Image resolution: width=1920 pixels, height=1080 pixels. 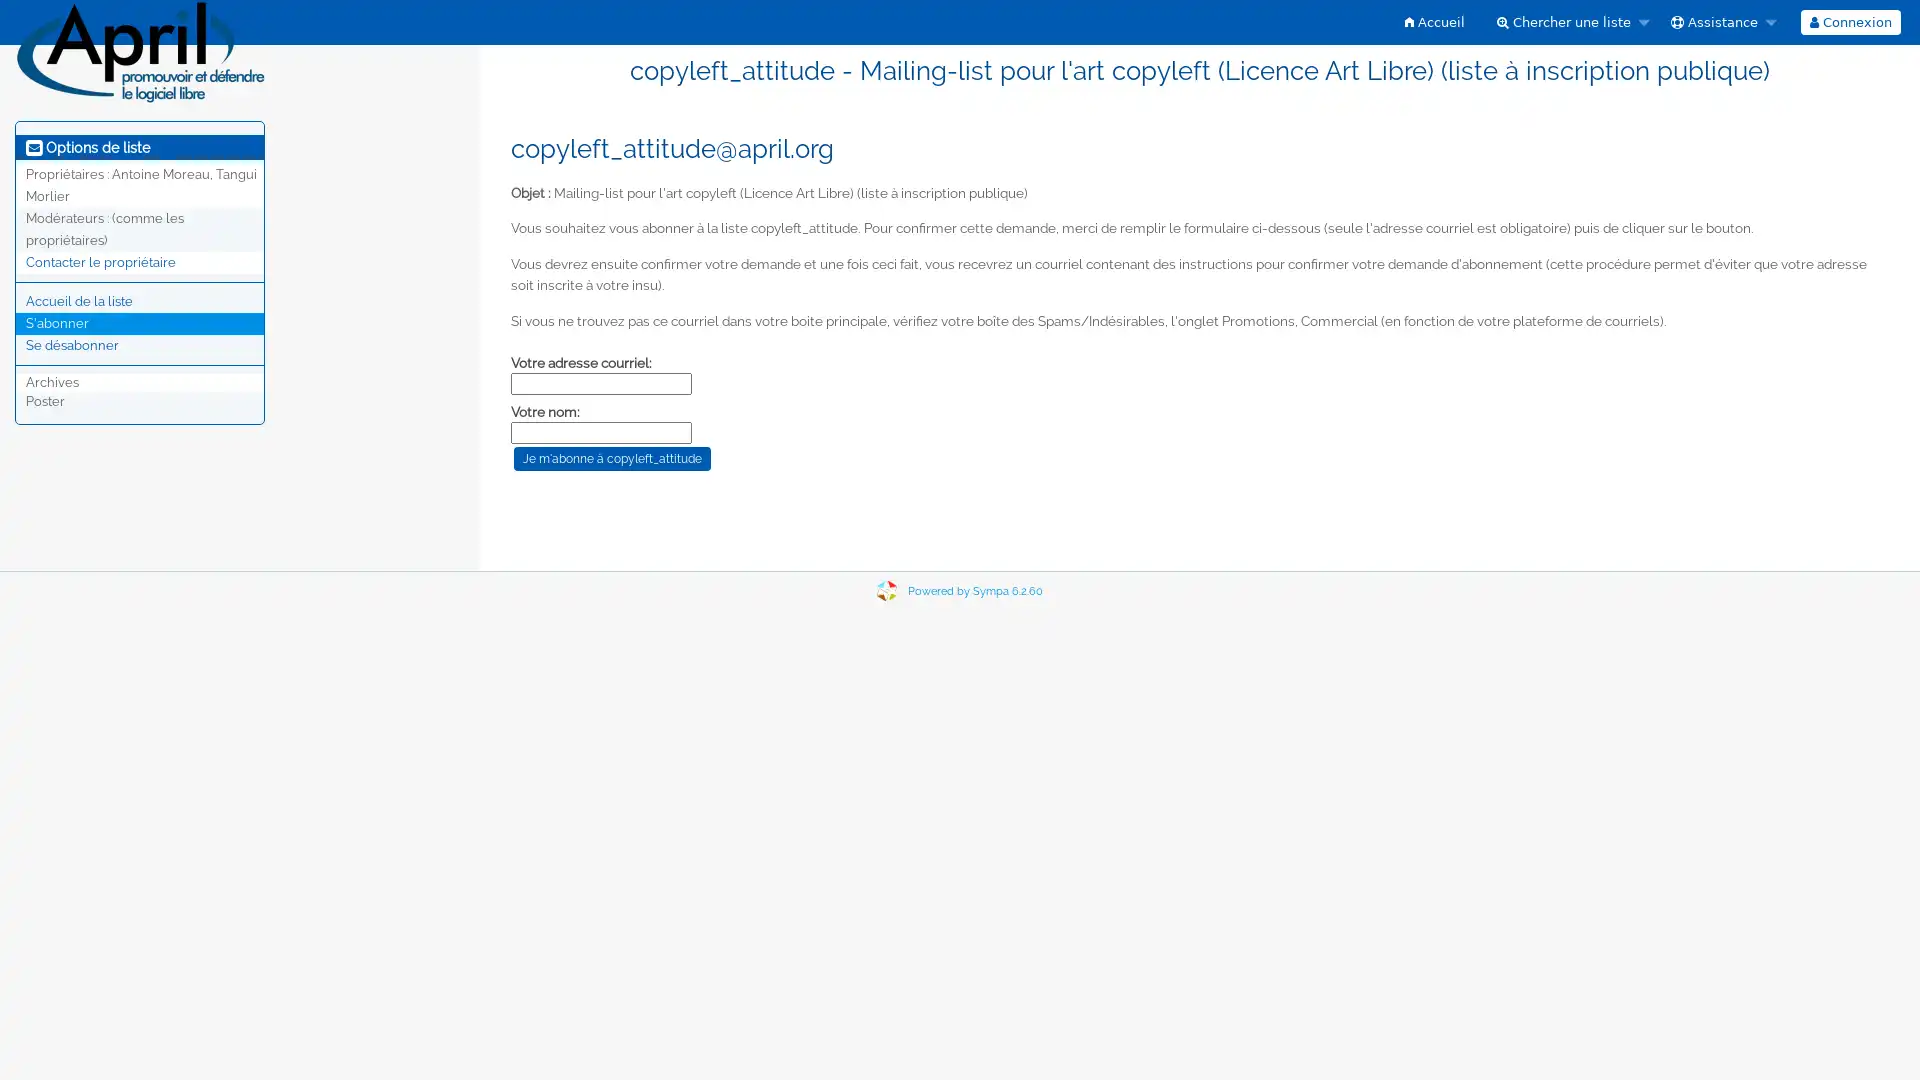 I want to click on Je m'abonne a copyleft_attitude, so click(x=611, y=459).